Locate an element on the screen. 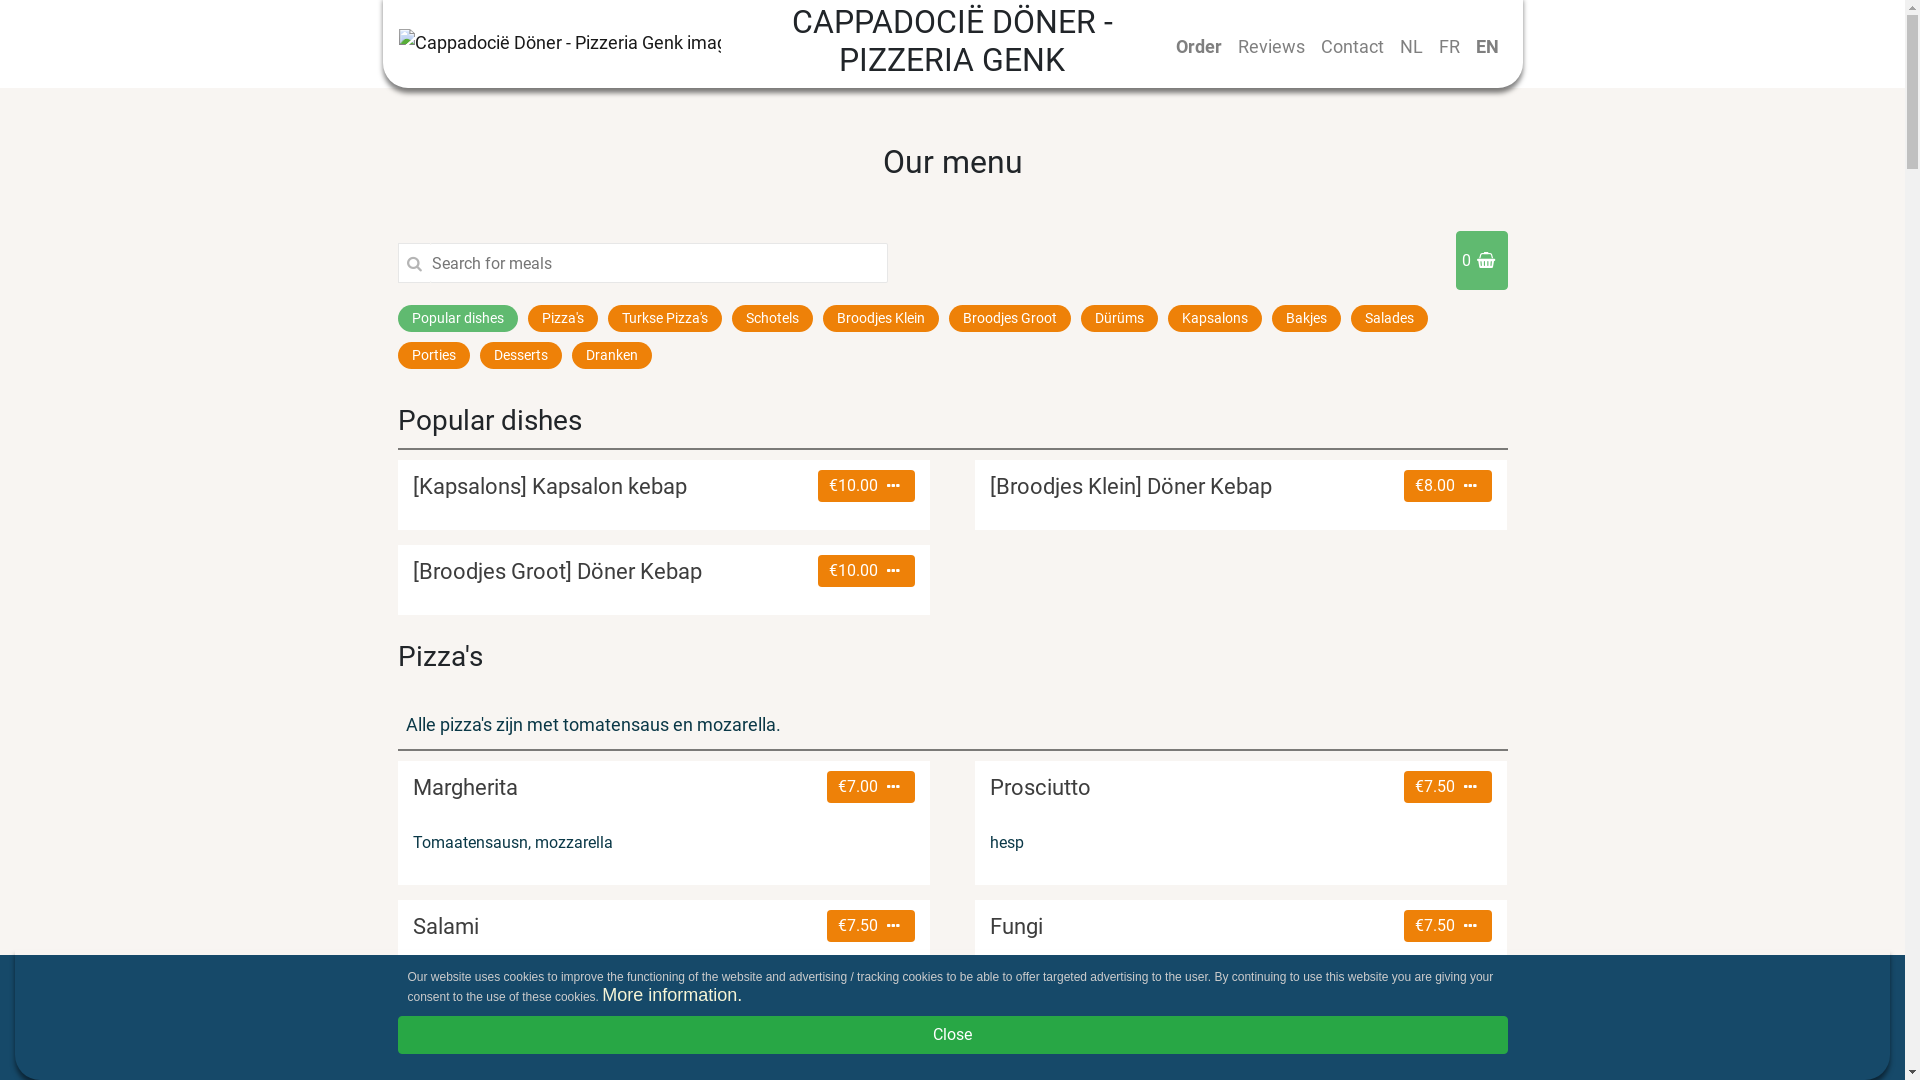  'More information.' is located at coordinates (672, 995).